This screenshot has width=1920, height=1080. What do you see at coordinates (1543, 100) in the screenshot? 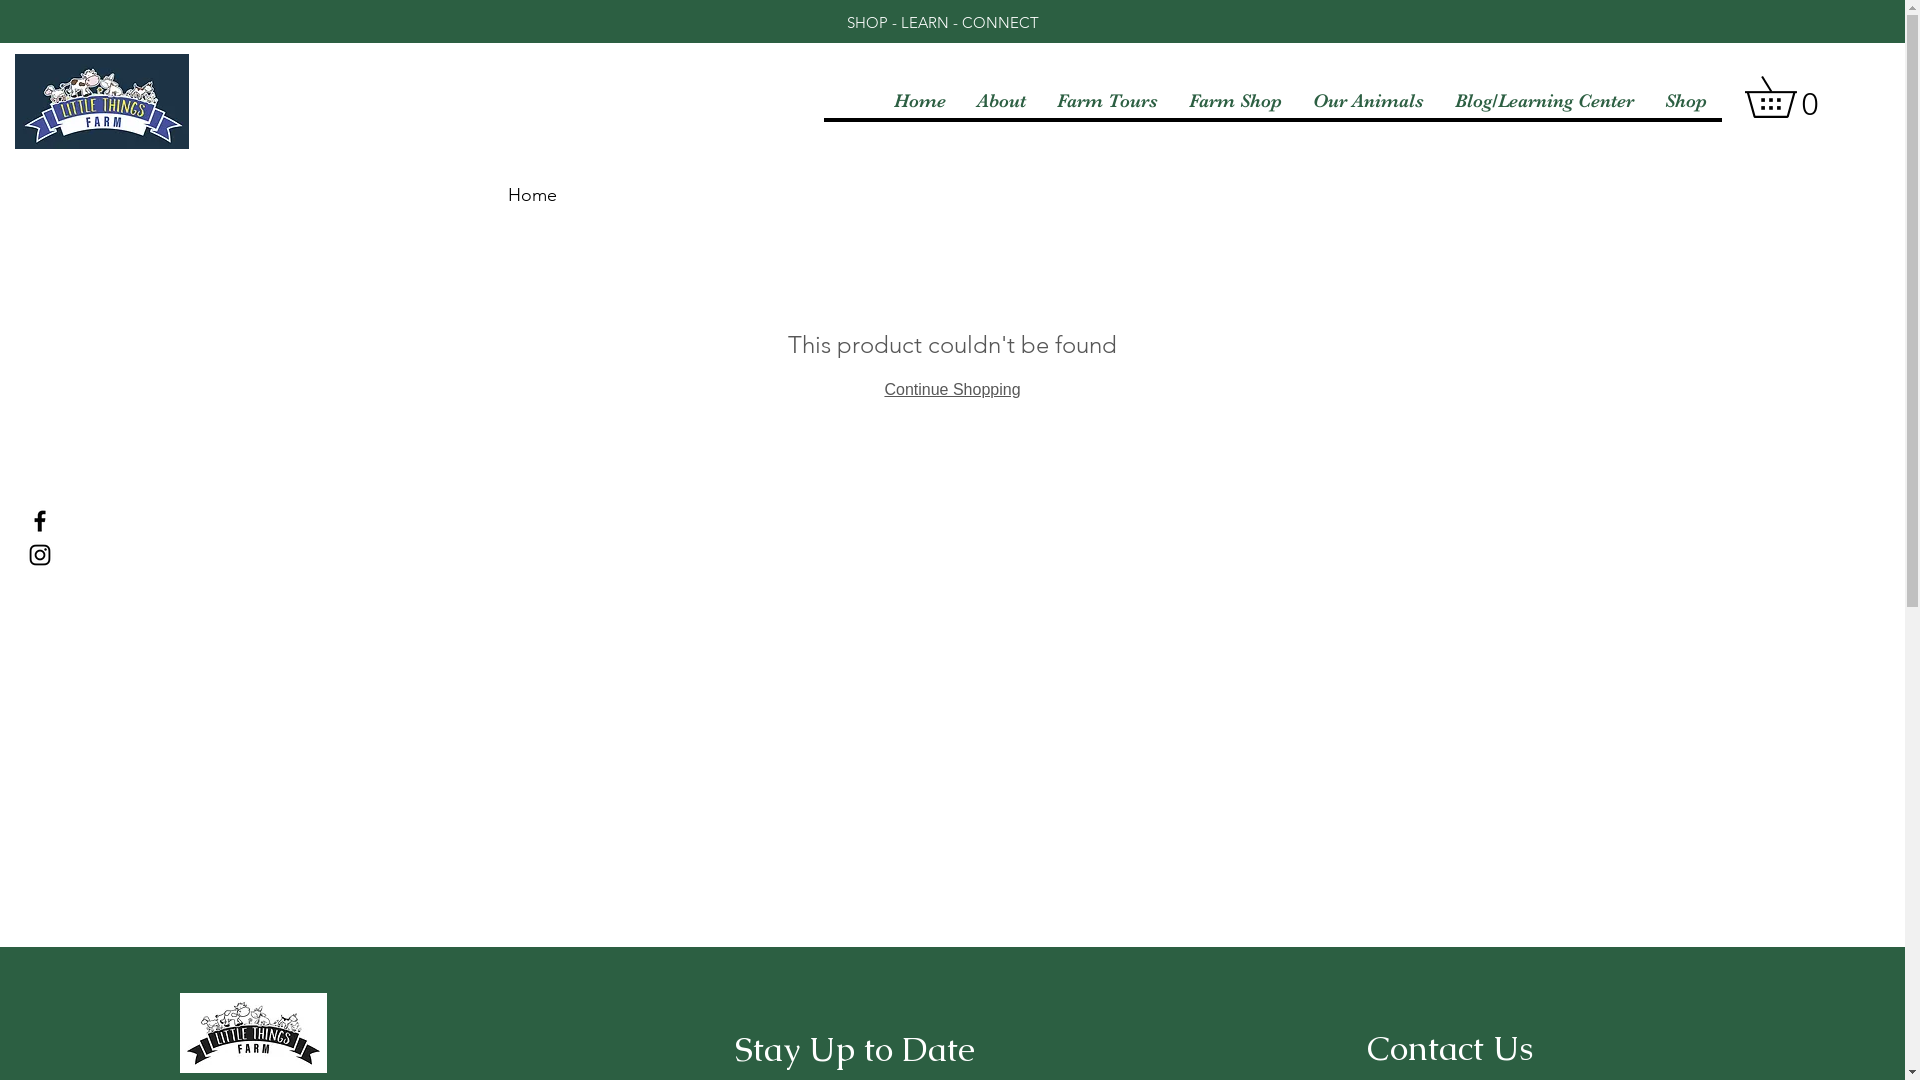
I see `'Blog/Learning Center'` at bounding box center [1543, 100].